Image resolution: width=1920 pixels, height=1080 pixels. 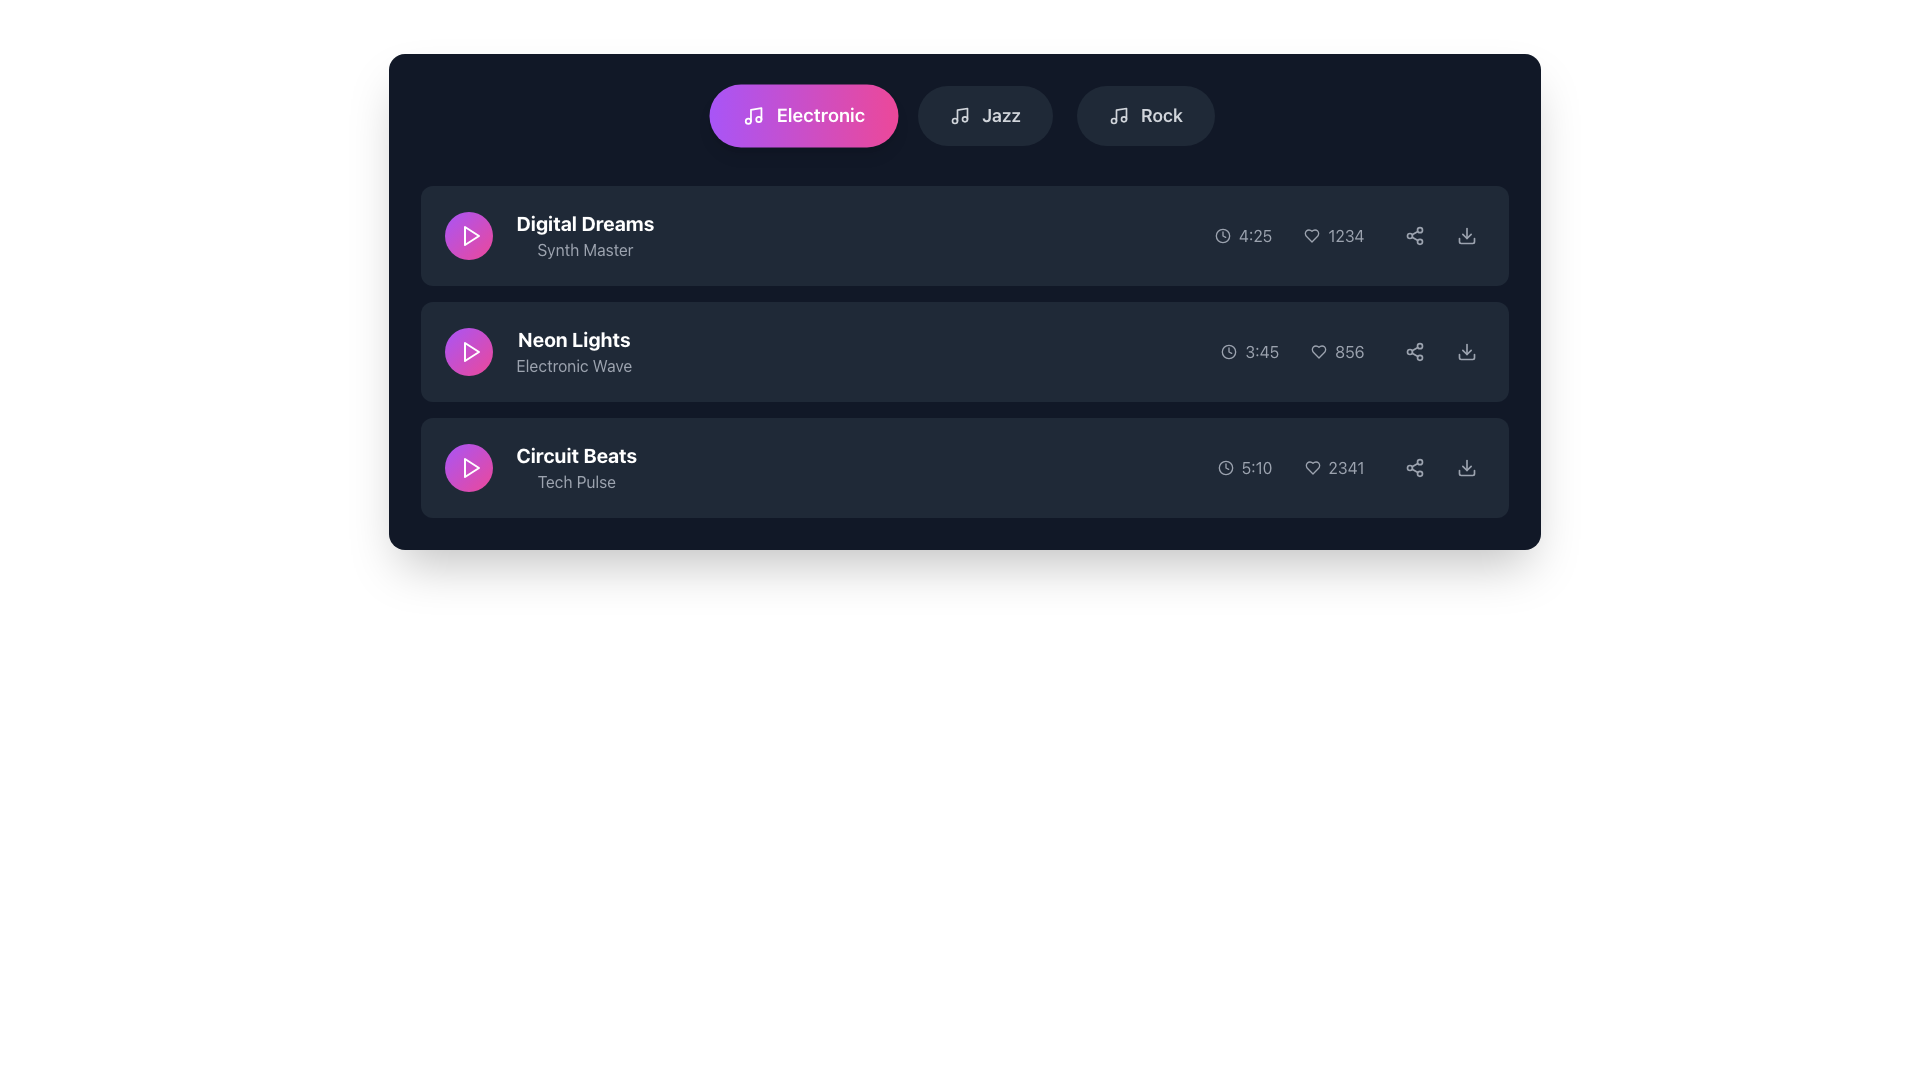 What do you see at coordinates (1466, 350) in the screenshot?
I see `the button located in the third column of the second row` at bounding box center [1466, 350].